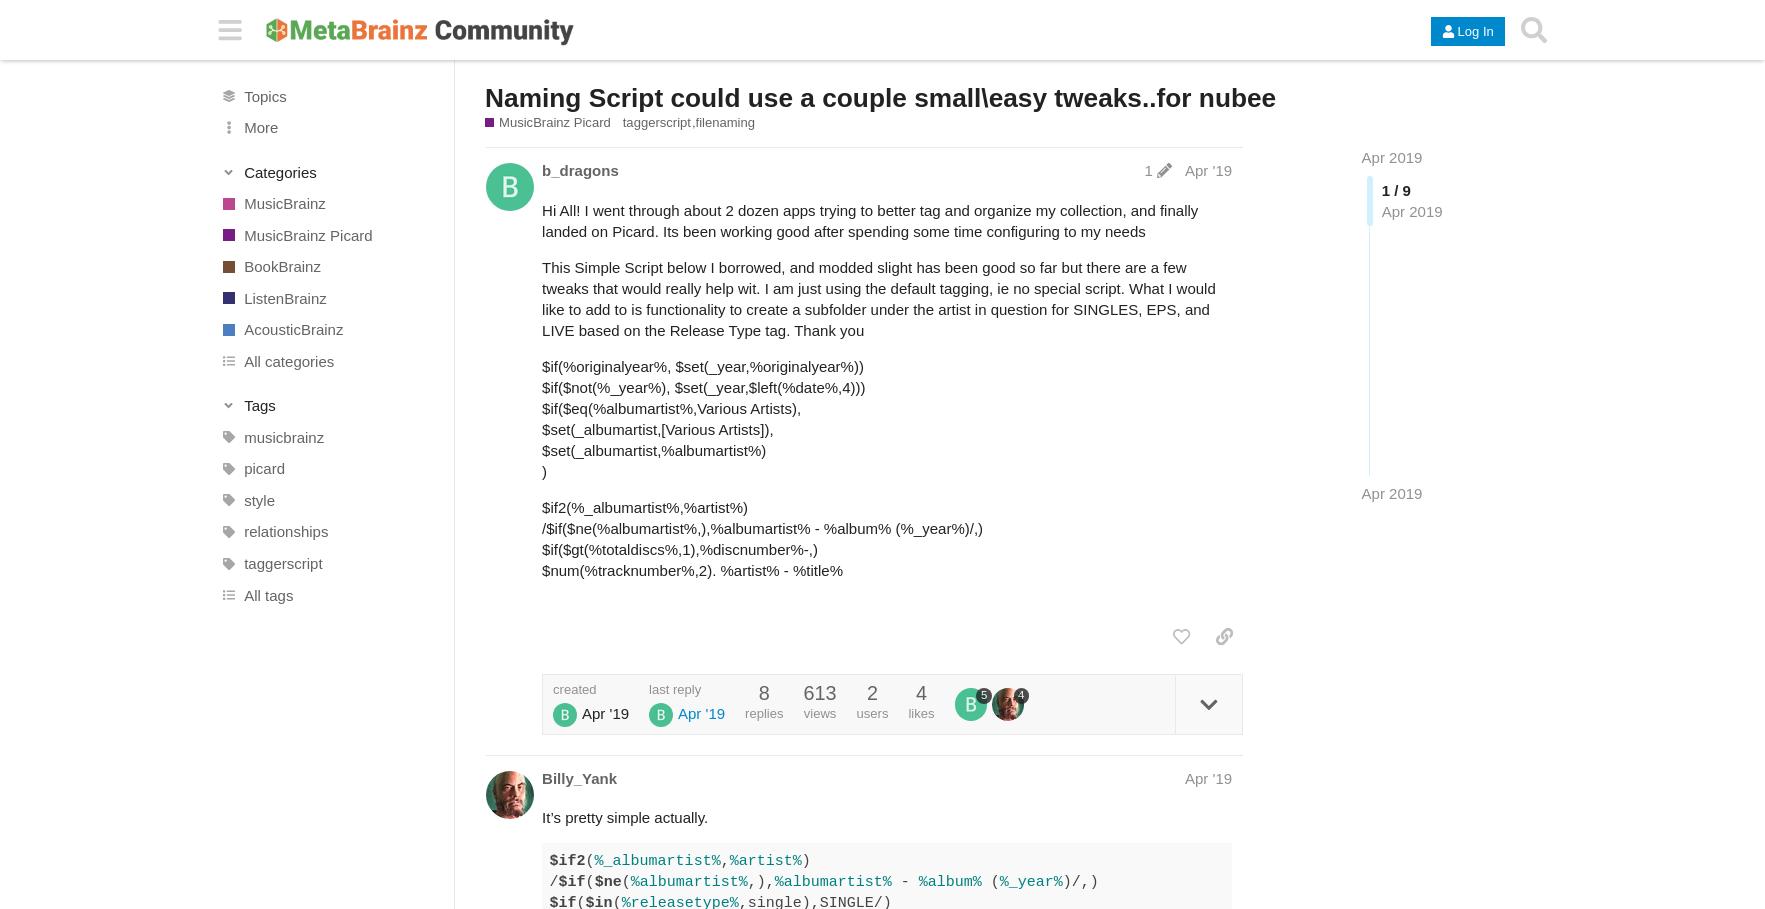  I want to click on ')
/', so click(678, 870).